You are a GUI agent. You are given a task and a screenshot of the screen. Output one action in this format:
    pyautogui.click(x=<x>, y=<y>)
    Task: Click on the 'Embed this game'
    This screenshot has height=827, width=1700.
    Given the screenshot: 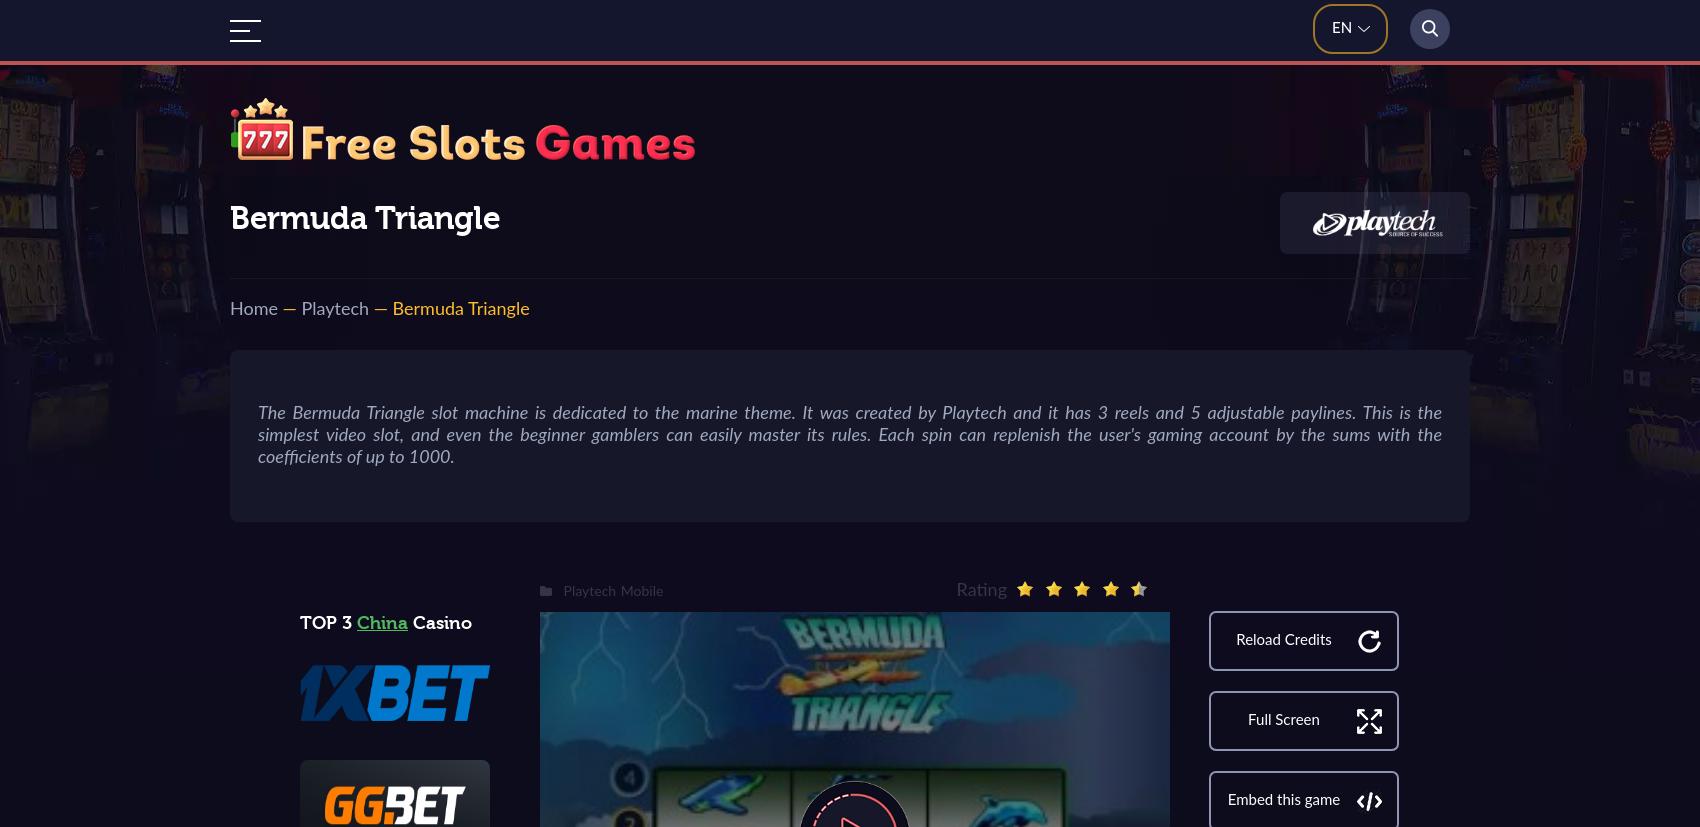 What is the action you would take?
    pyautogui.click(x=1283, y=799)
    